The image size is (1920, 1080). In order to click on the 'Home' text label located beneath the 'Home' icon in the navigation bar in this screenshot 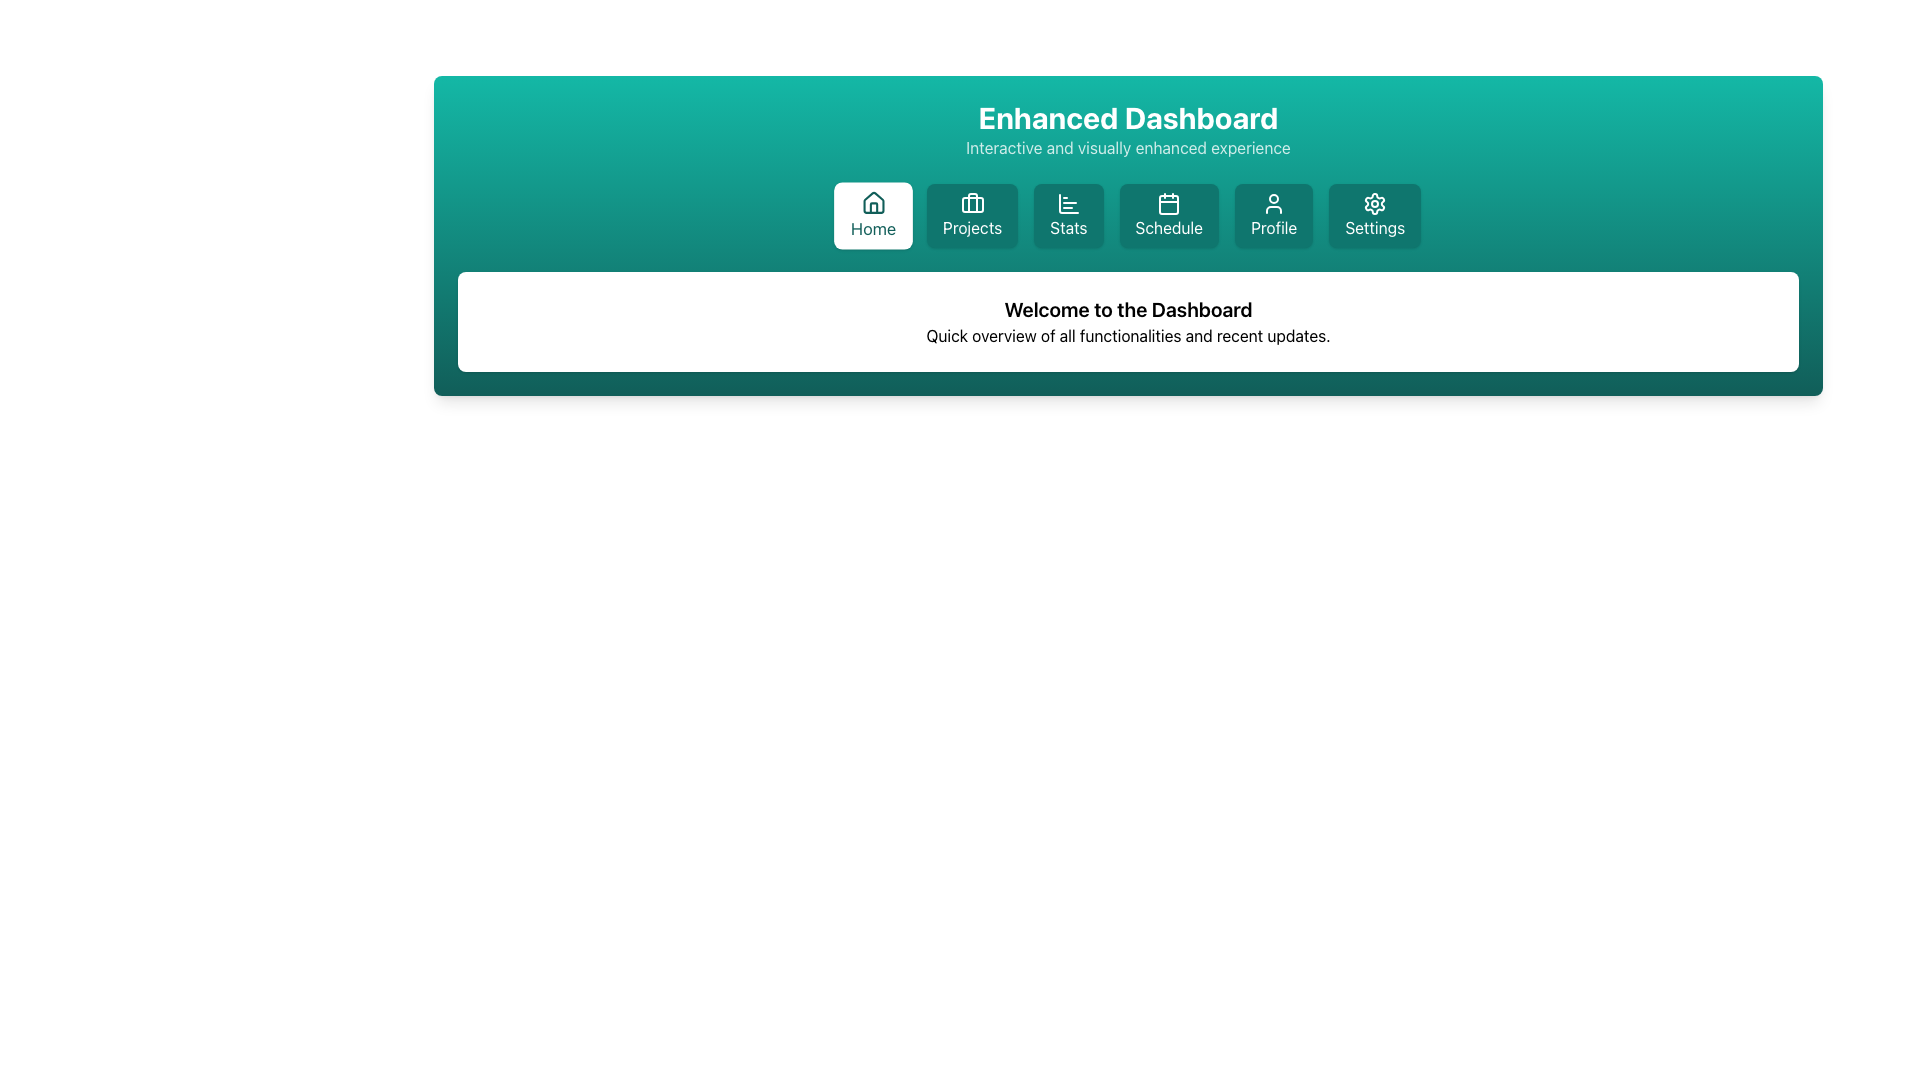, I will do `click(873, 227)`.